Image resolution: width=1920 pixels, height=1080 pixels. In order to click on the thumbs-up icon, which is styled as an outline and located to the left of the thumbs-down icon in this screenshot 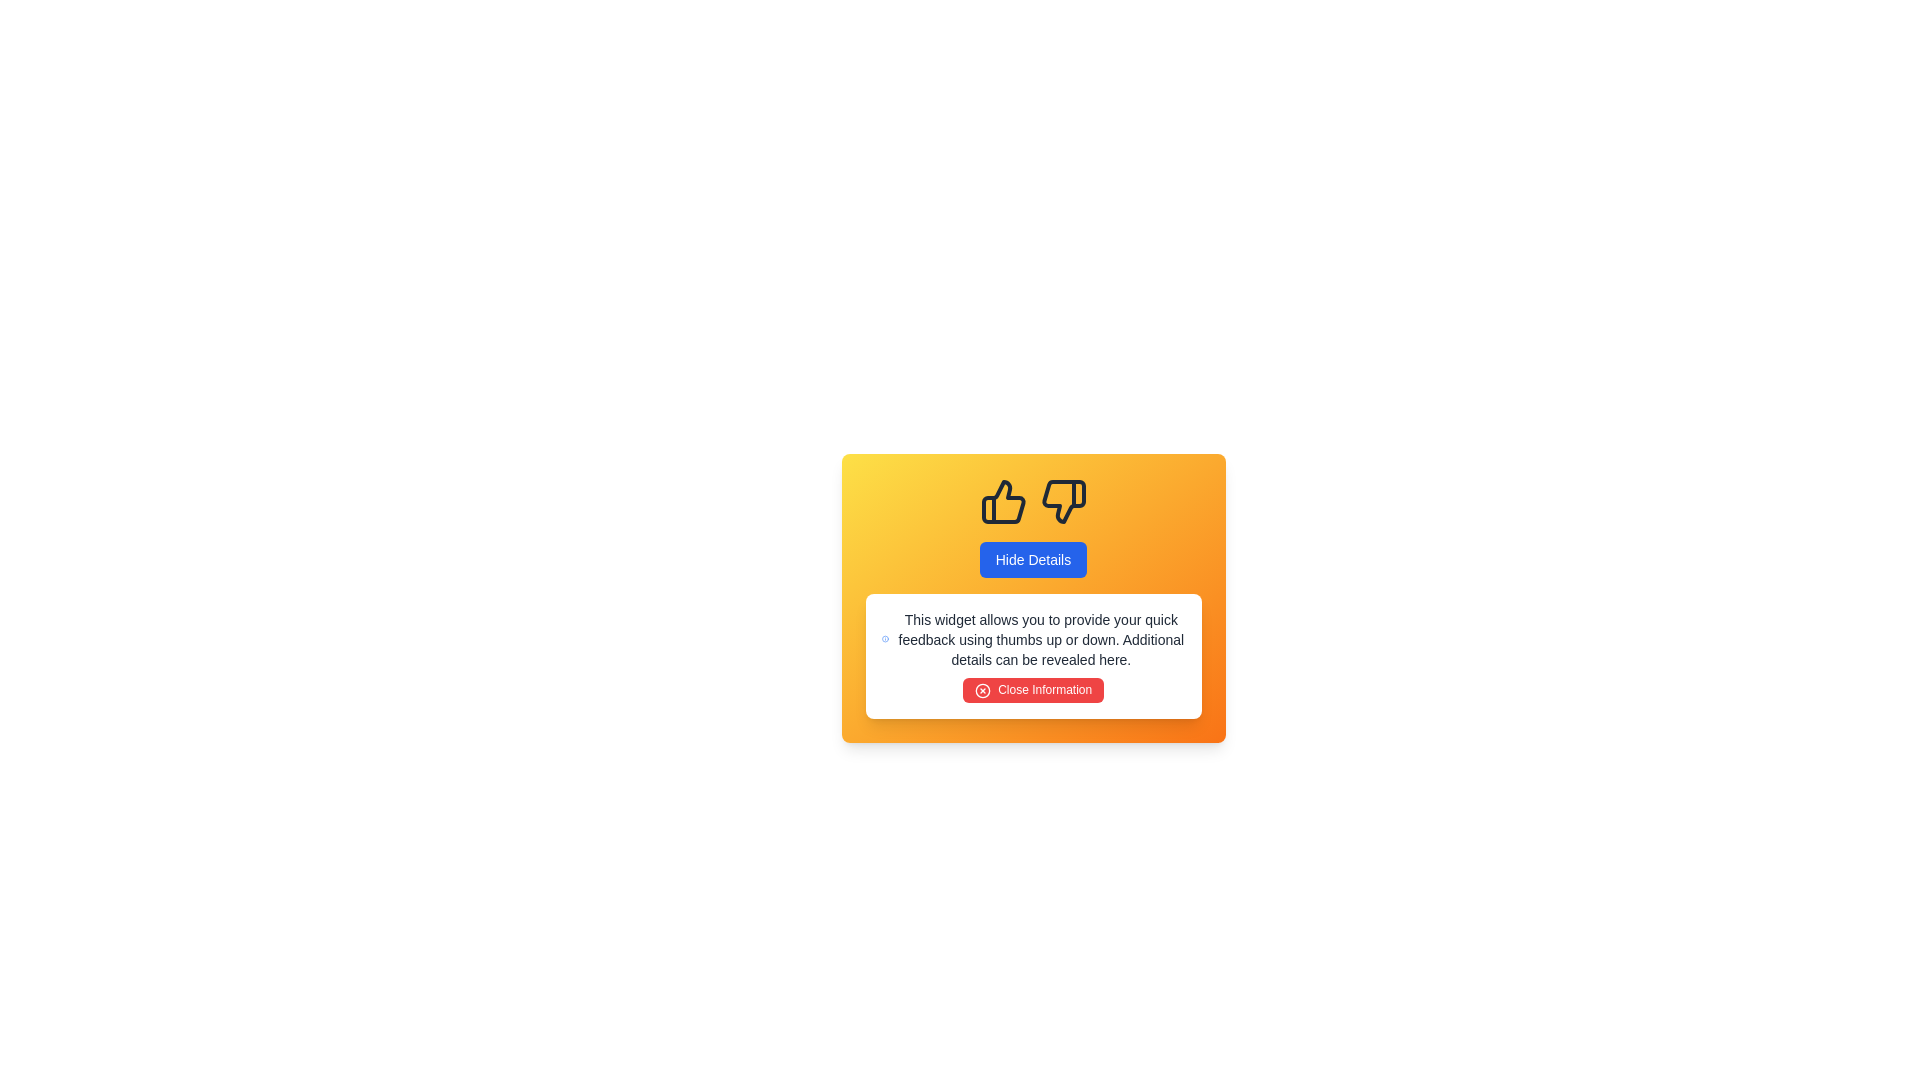, I will do `click(1003, 500)`.